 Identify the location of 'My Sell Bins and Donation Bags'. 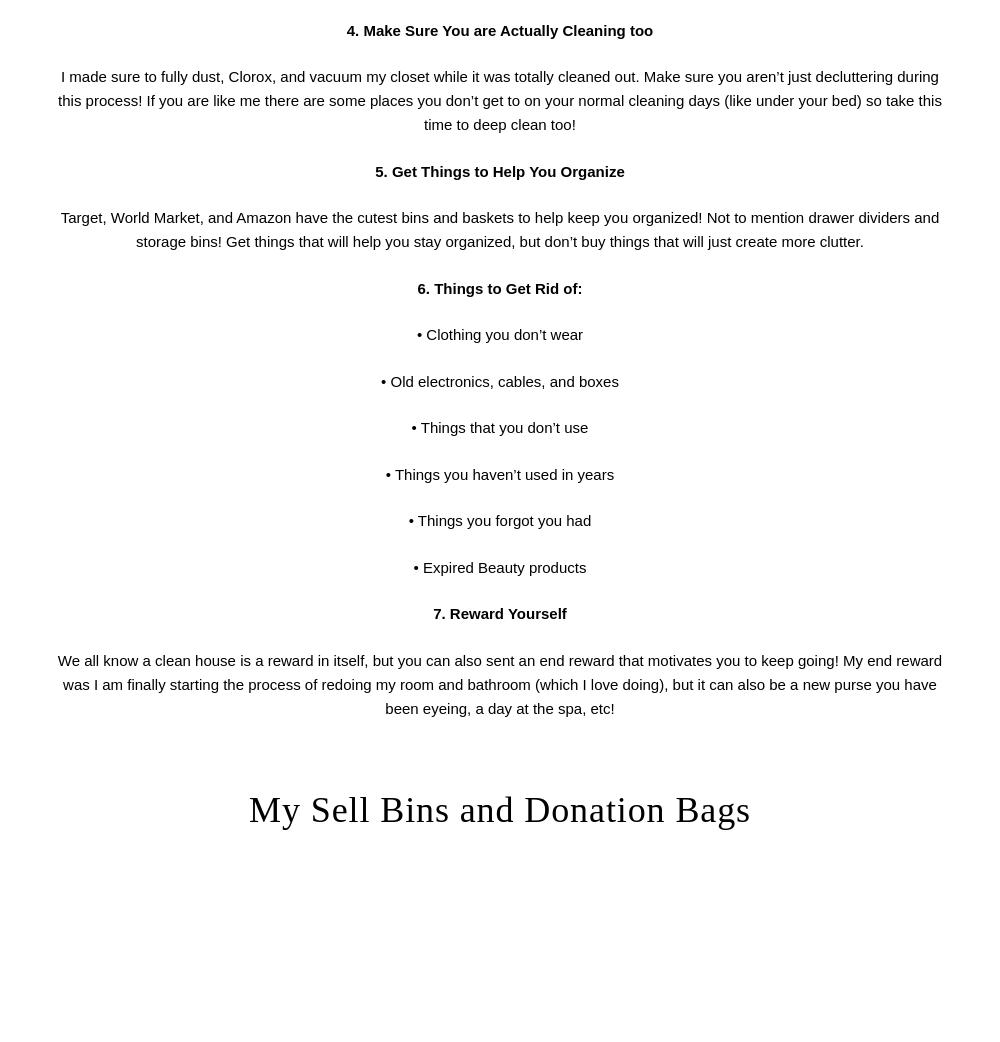
(248, 809).